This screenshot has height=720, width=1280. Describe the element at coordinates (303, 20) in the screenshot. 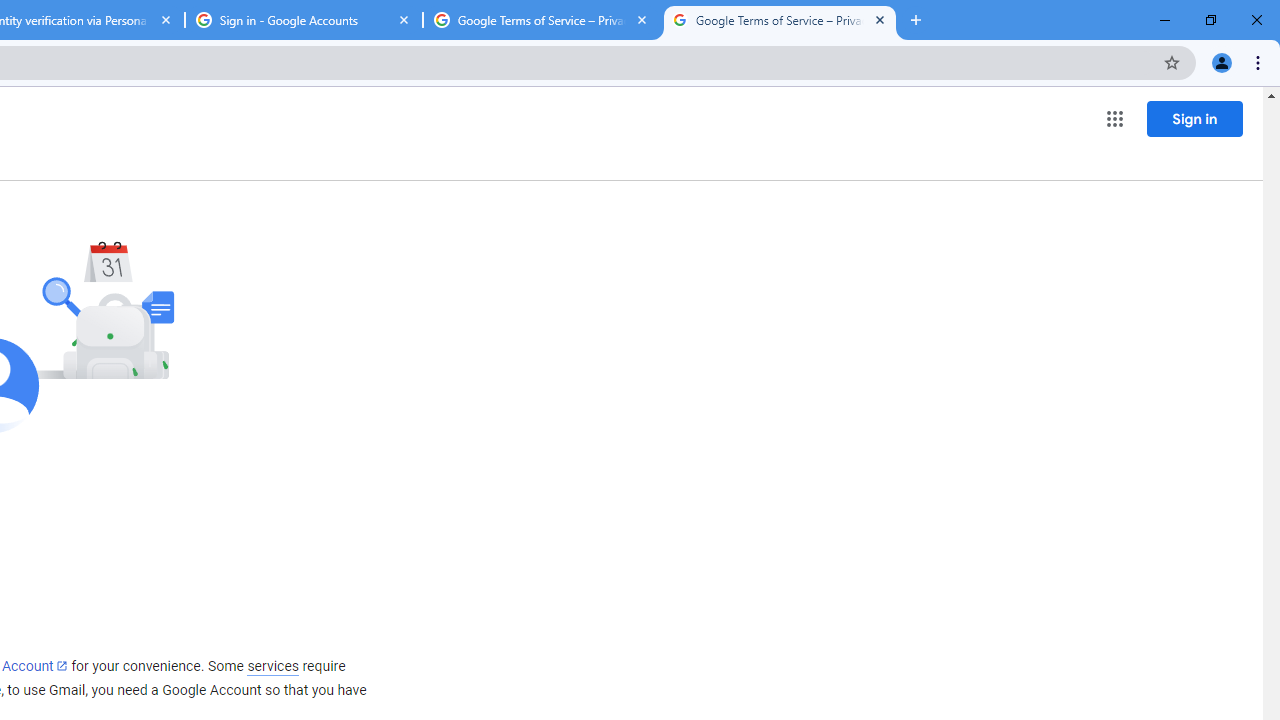

I see `'Sign in - Google Accounts'` at that location.